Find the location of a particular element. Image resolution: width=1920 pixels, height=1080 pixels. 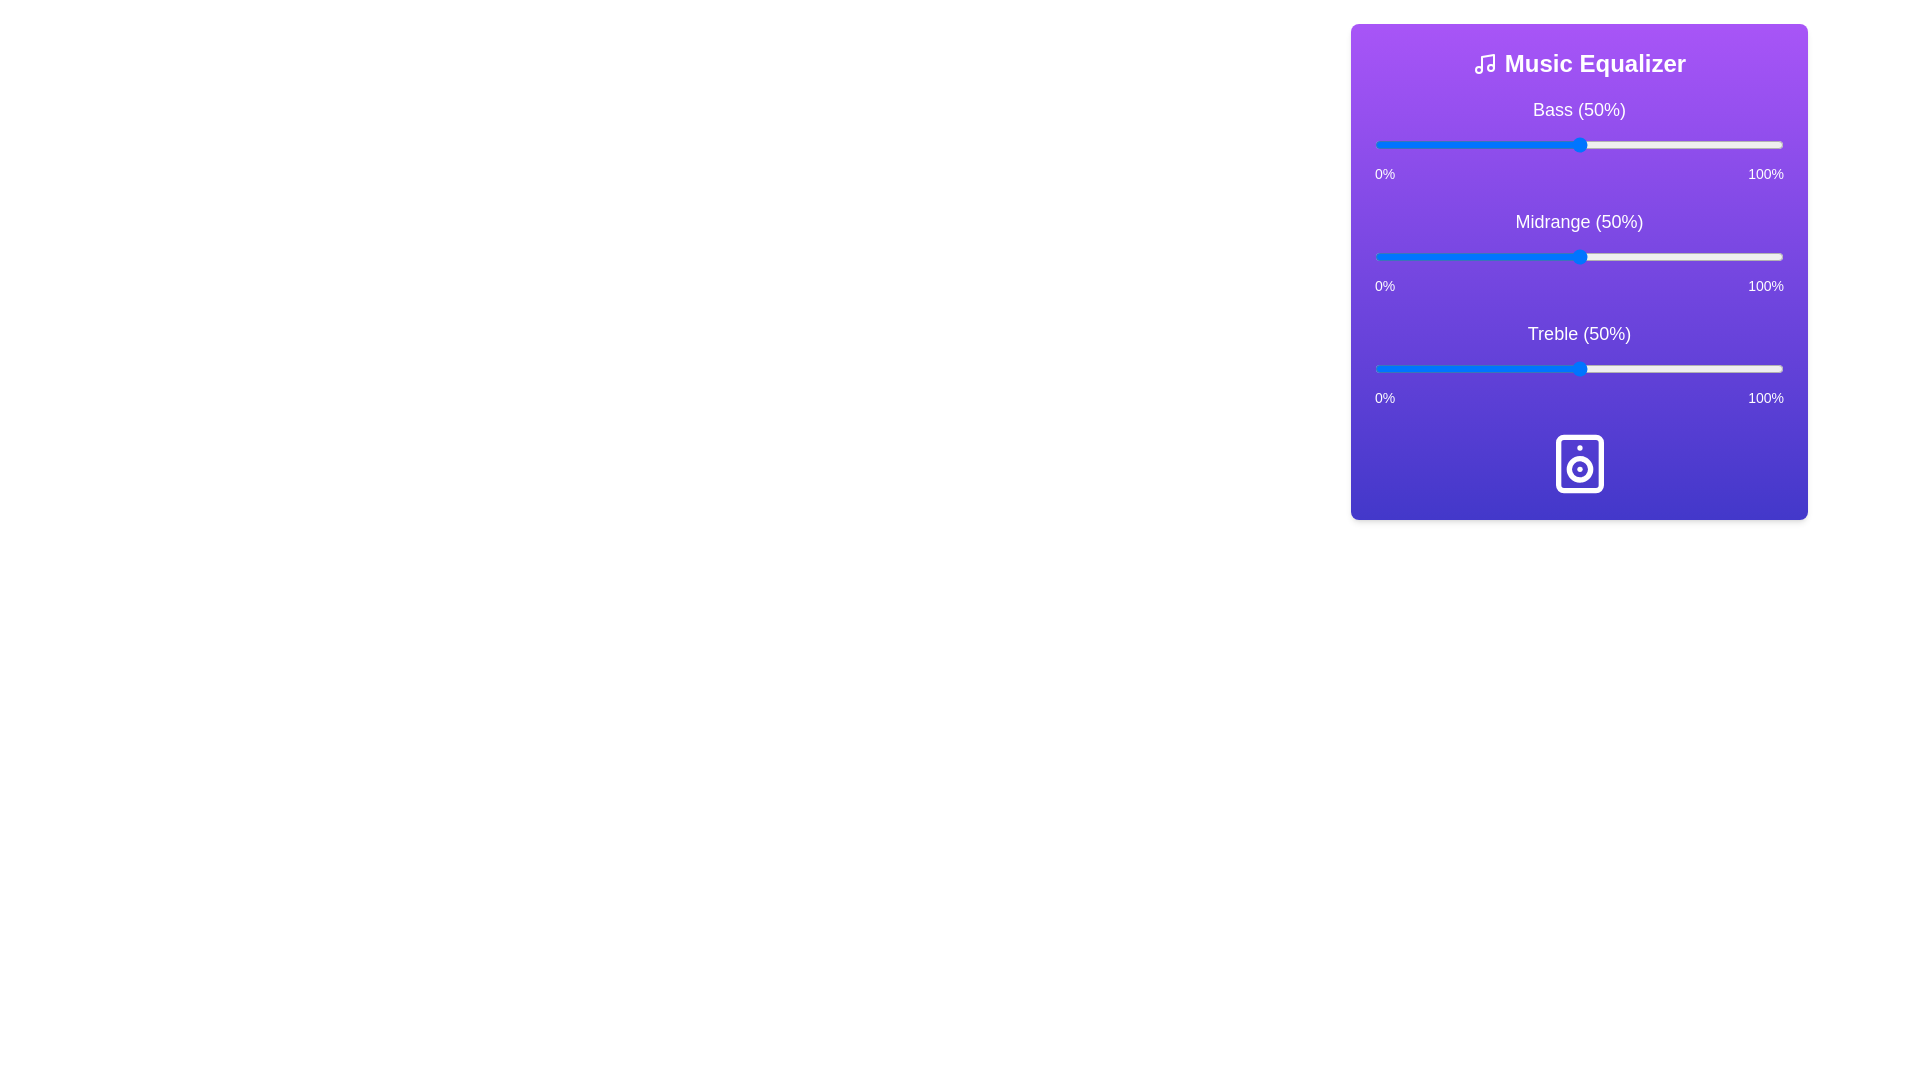

the midrange level to 20% using the slider is located at coordinates (1456, 256).